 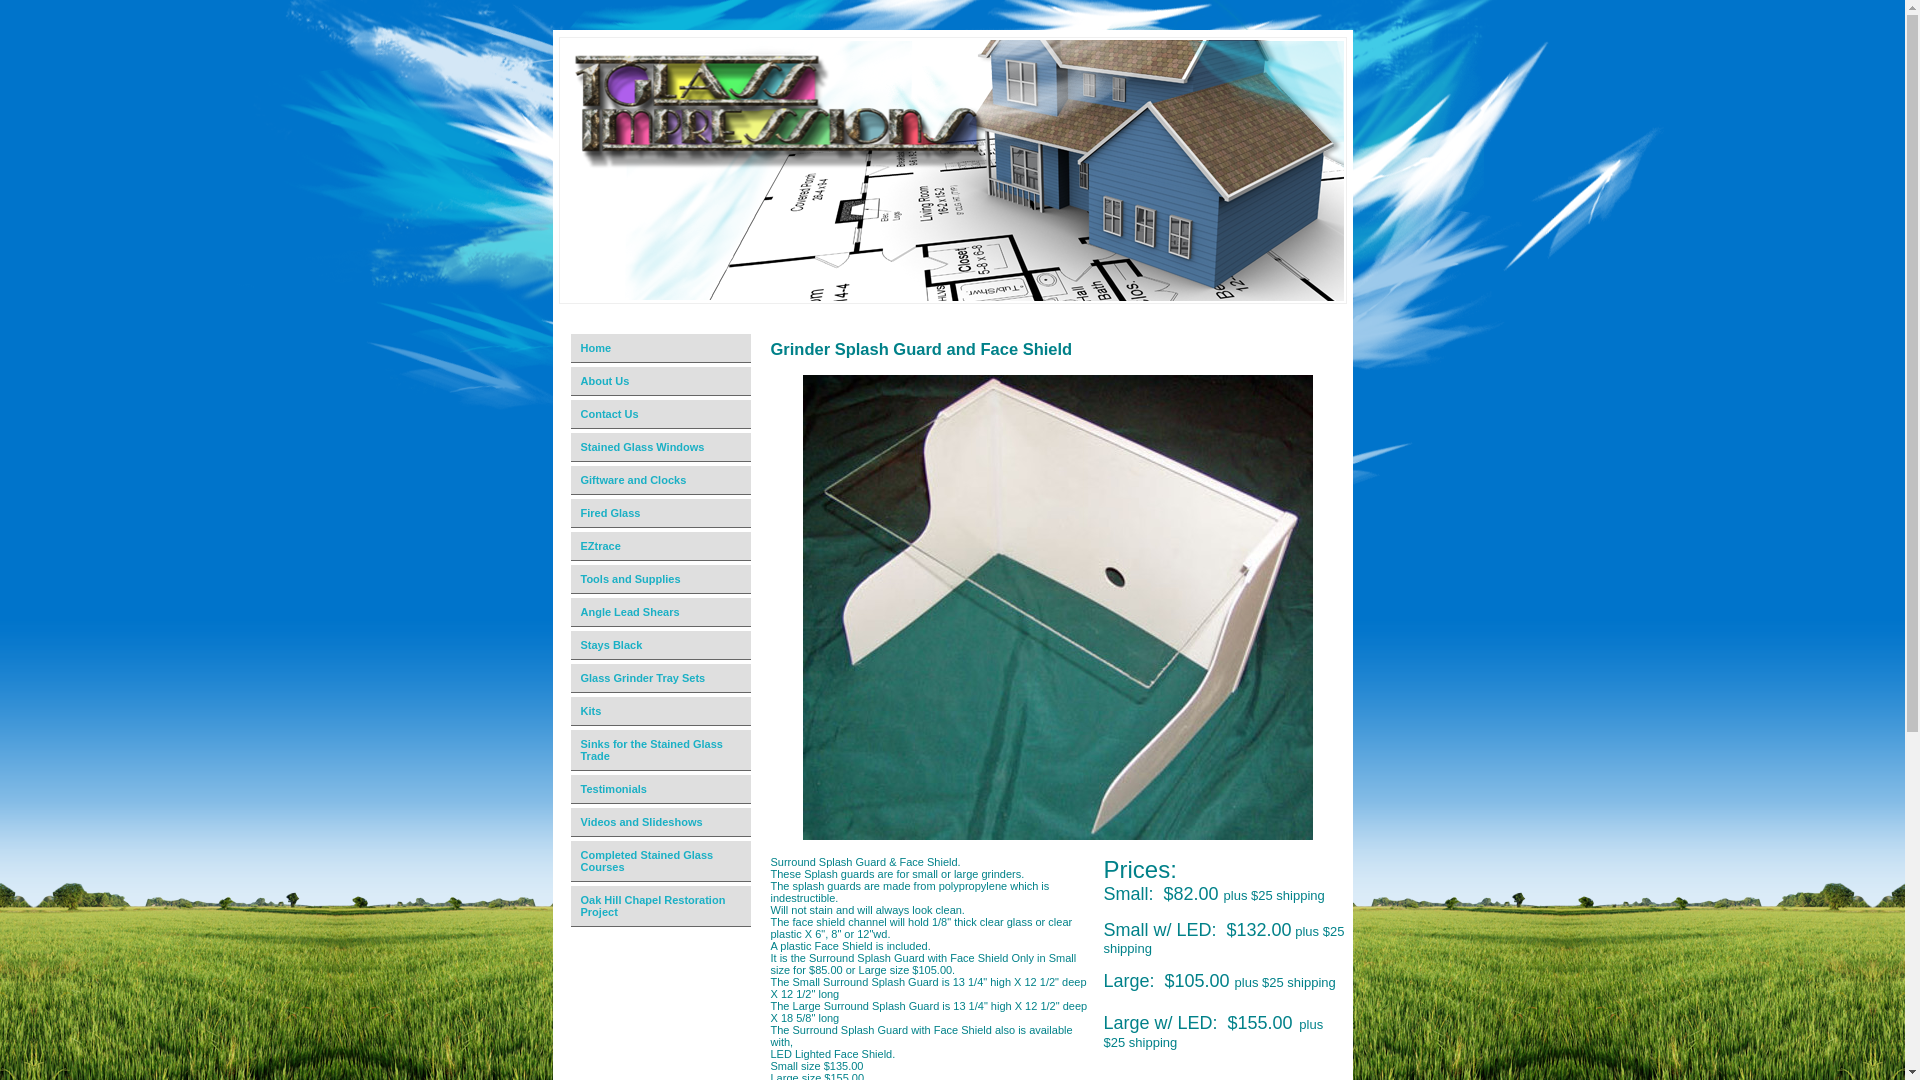 What do you see at coordinates (560, 413) in the screenshot?
I see `'Contact Us'` at bounding box center [560, 413].